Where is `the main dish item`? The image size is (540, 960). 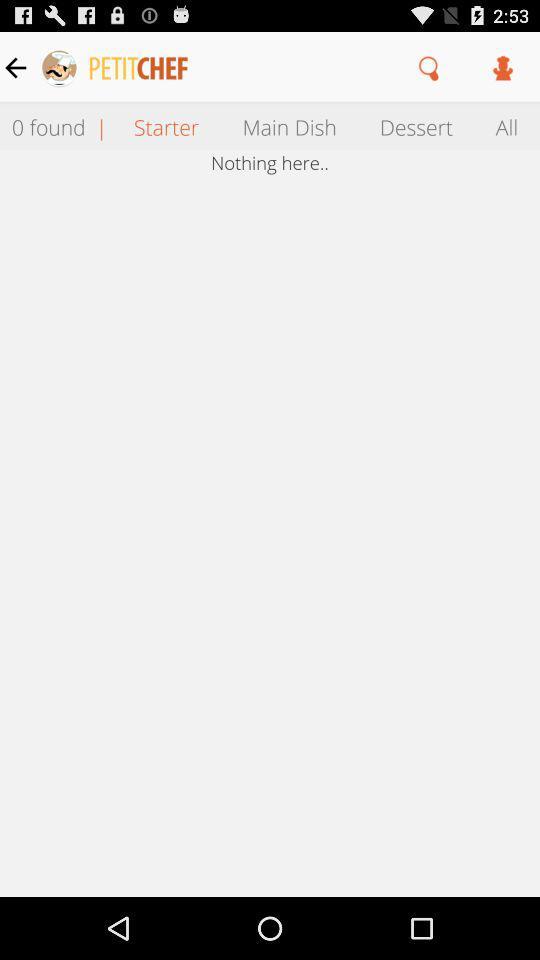 the main dish item is located at coordinates (288, 125).